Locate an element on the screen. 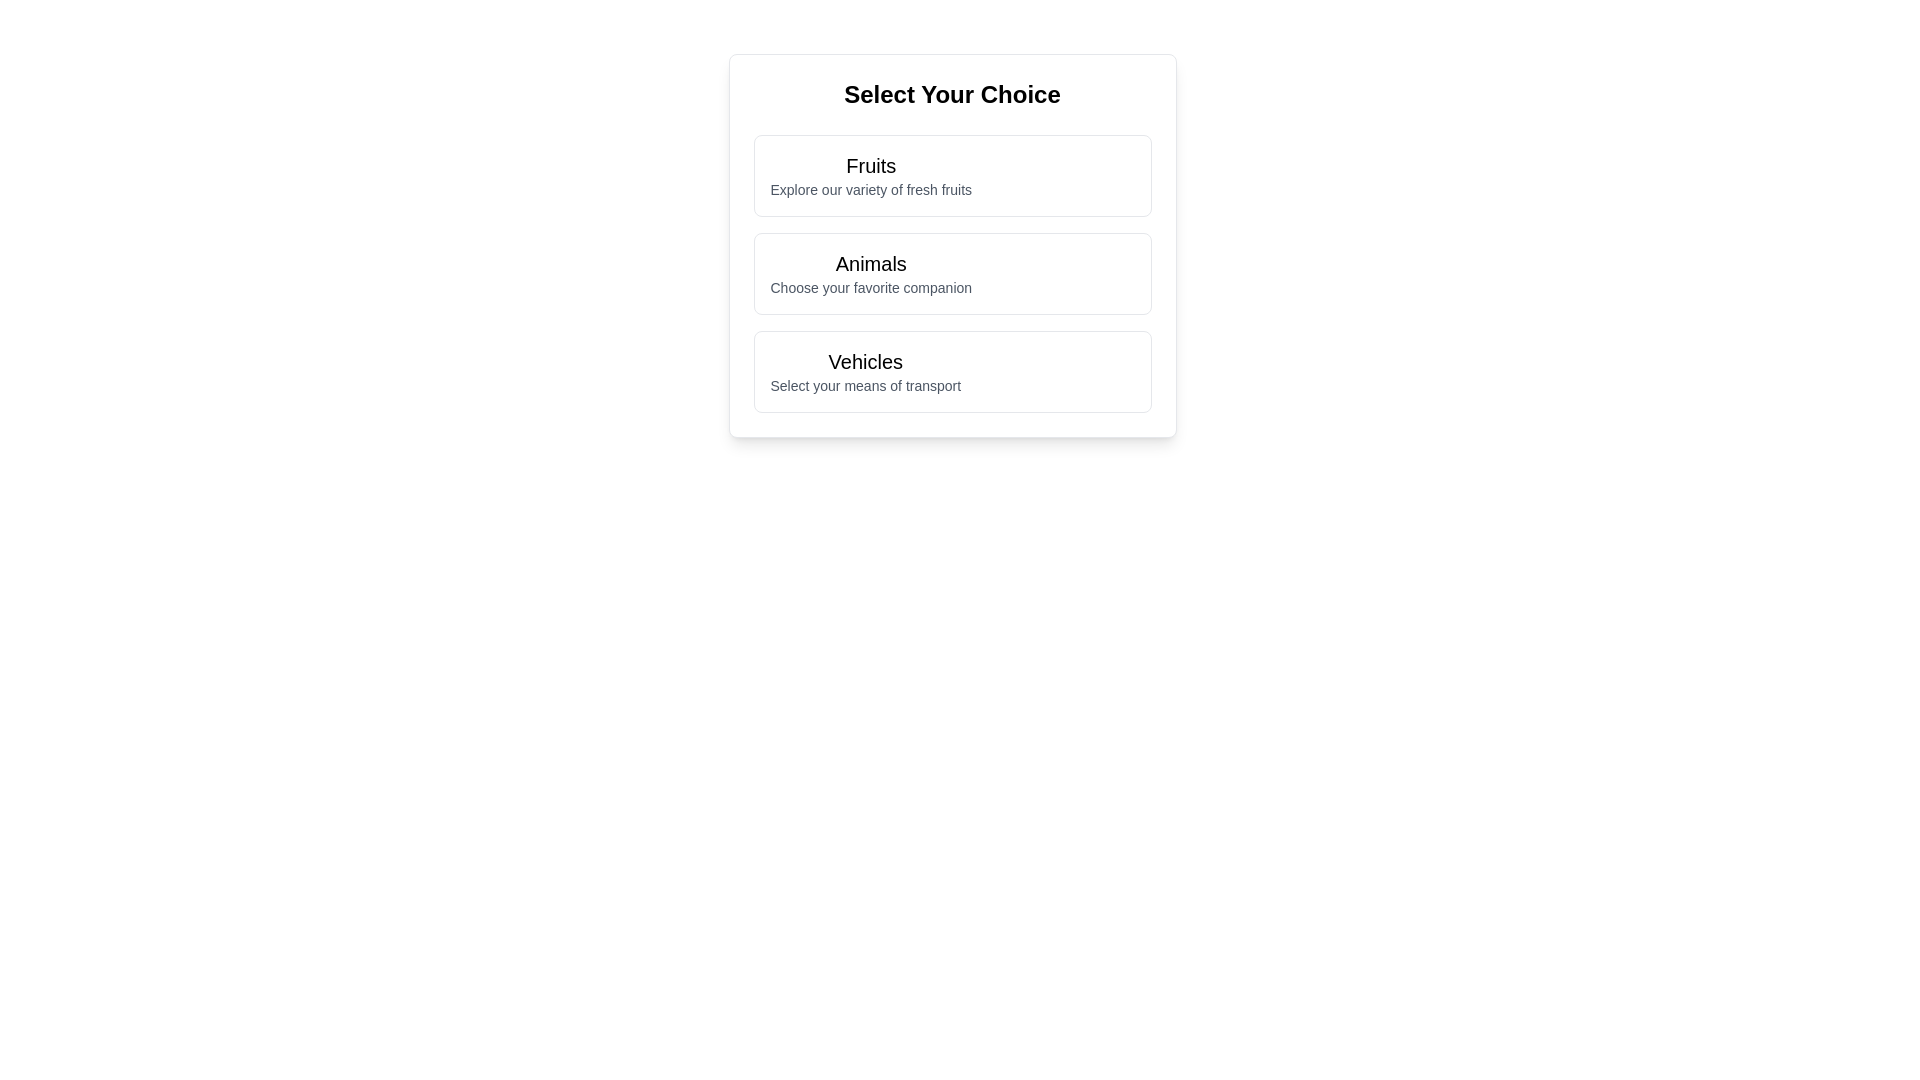 This screenshot has height=1080, width=1920. the text label displaying 'Select your means of transport', which is styled in a small gray font and located below the bold label 'Vehicles' is located at coordinates (865, 385).